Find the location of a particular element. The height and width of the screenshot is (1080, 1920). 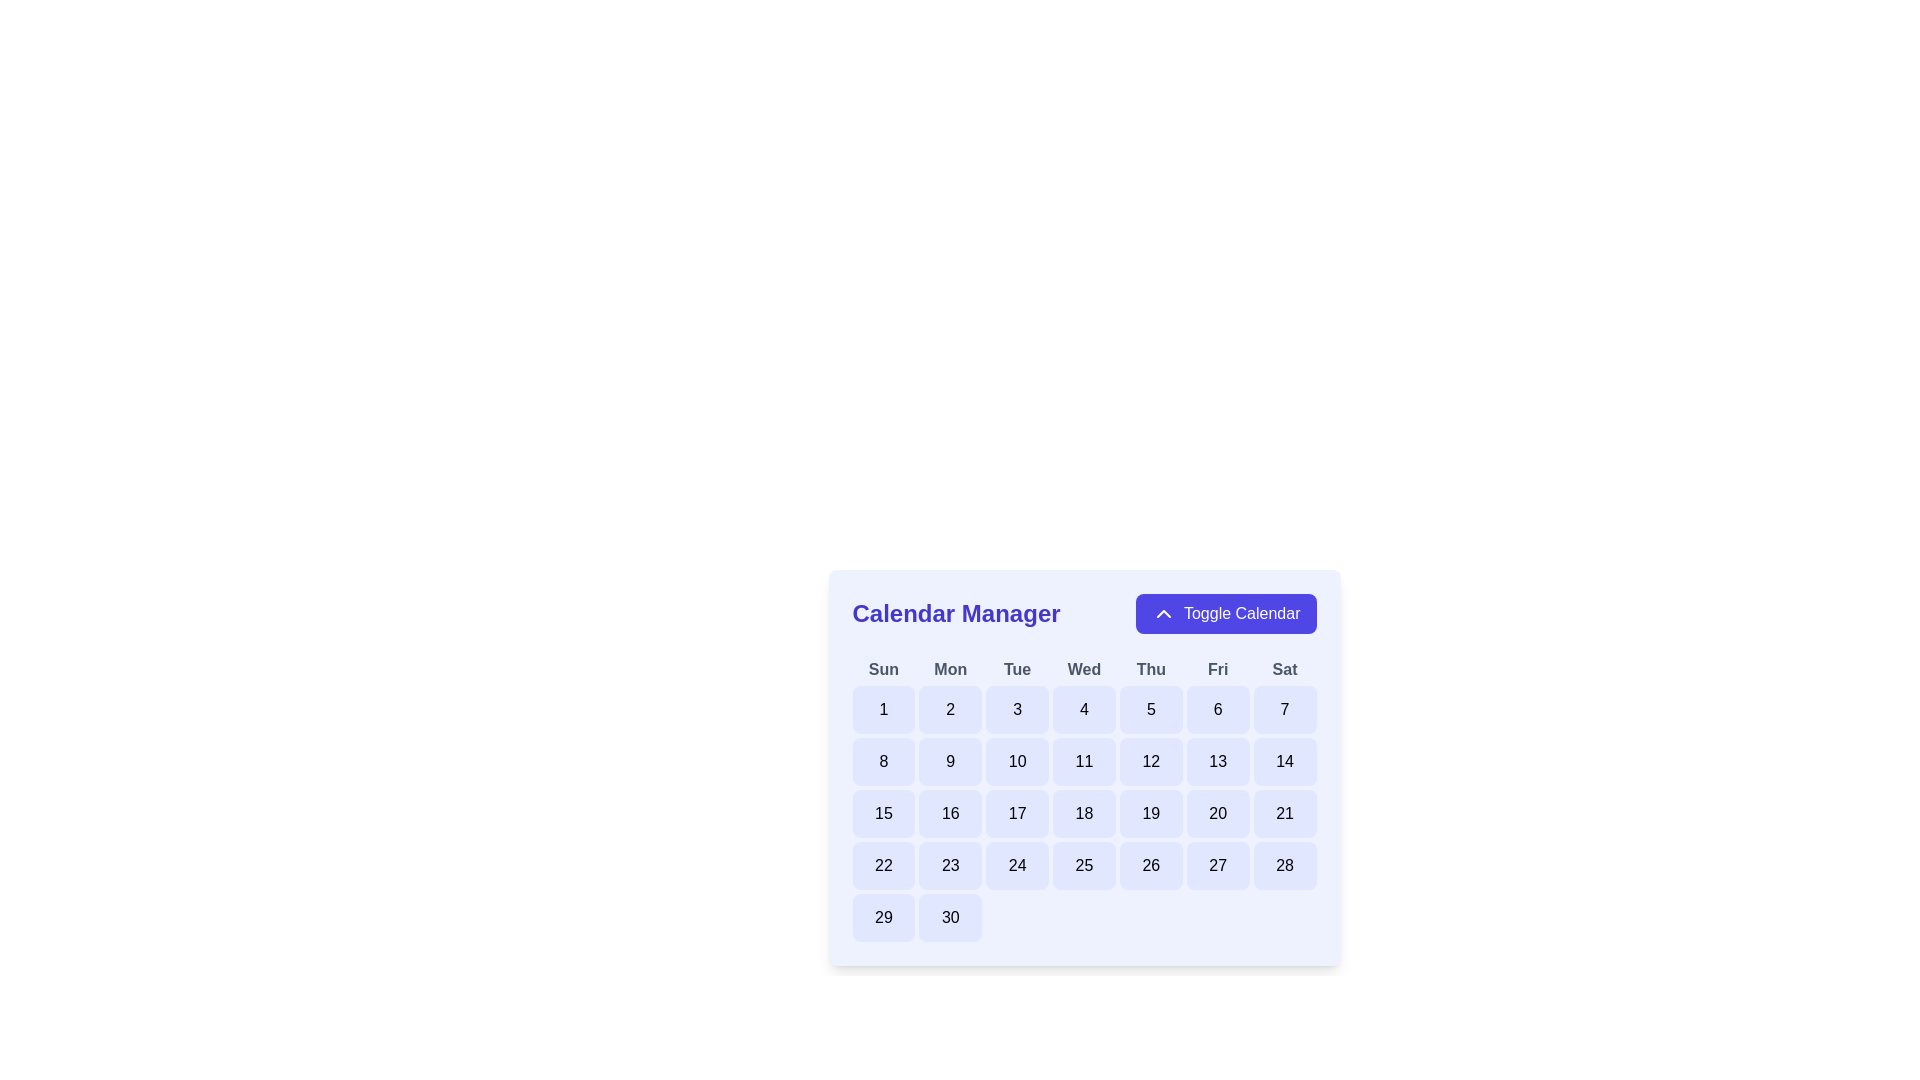

the button representing the date '11' in the calendar grid under the 'Wed' column is located at coordinates (1083, 762).